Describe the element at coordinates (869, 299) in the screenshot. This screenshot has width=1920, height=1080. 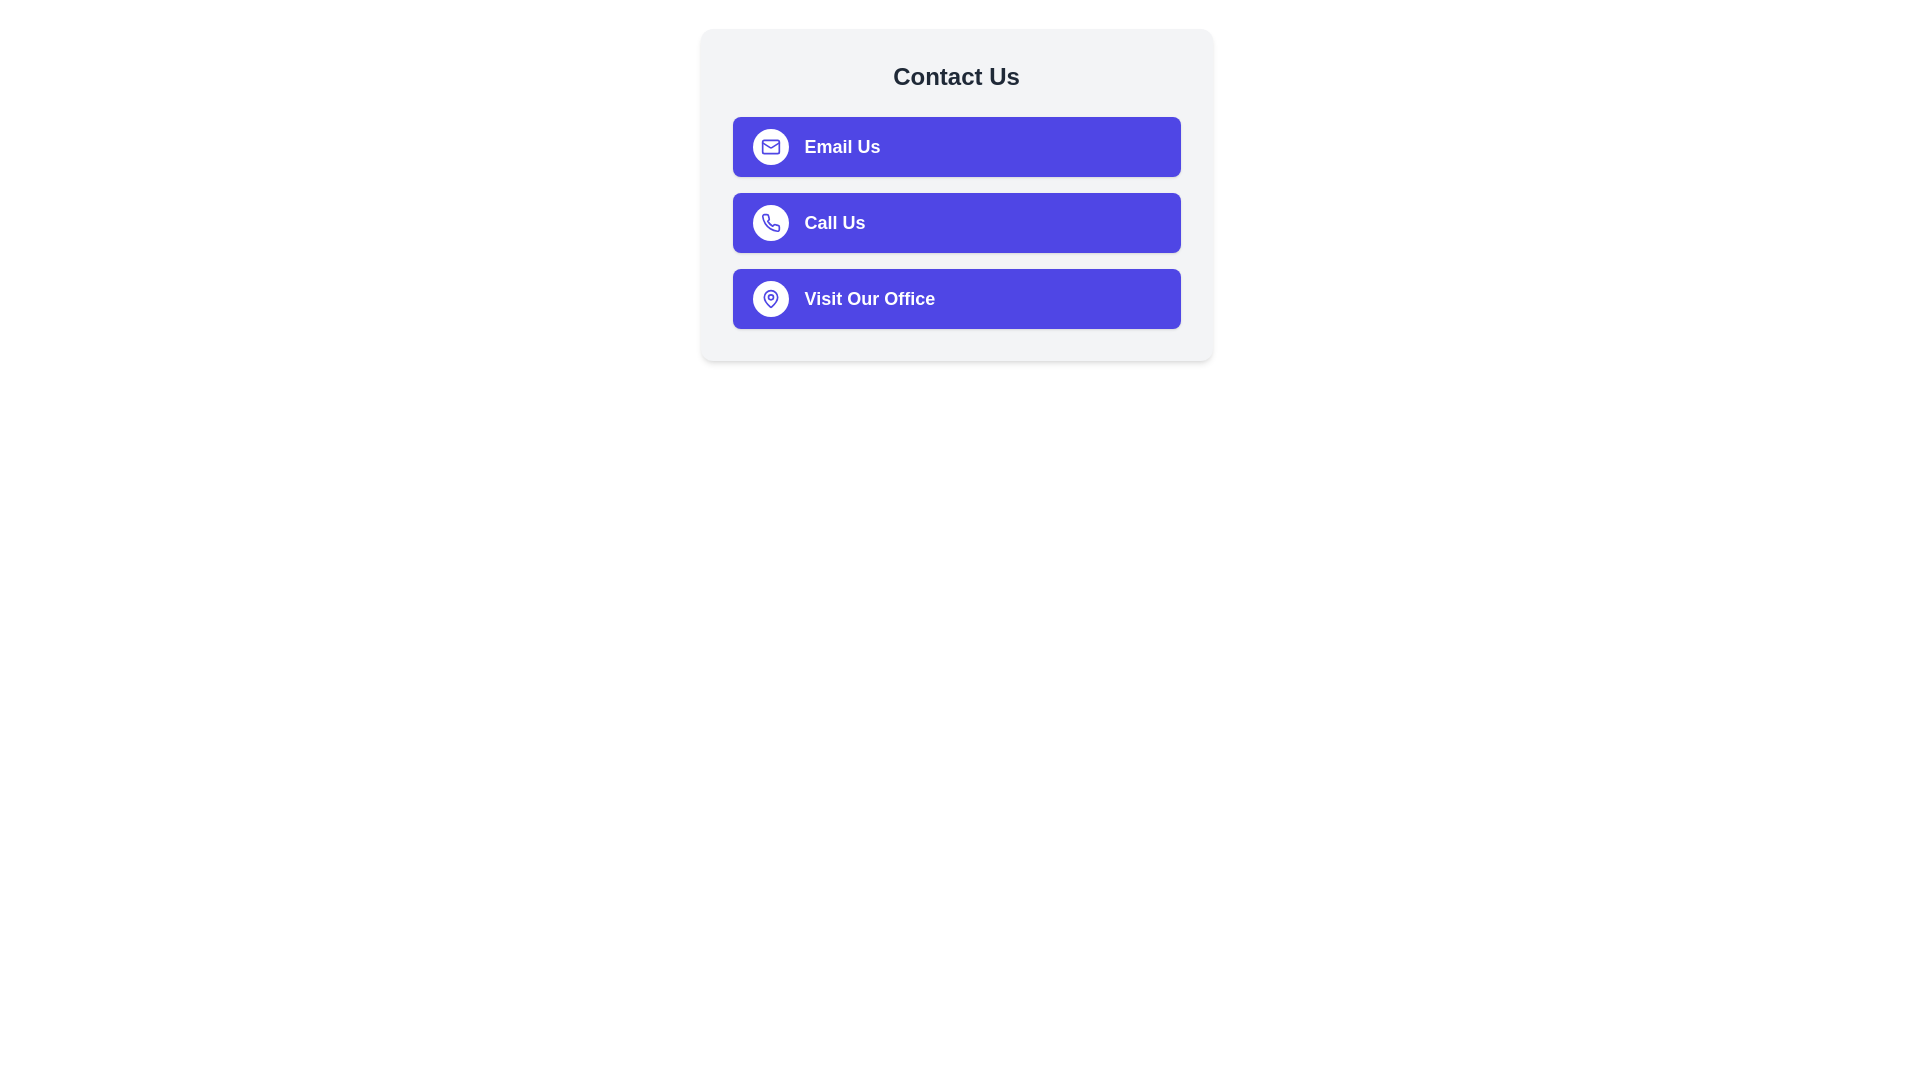
I see `text 'Visit Our Office' displayed on the blue button with rounded corners, which is the third button in a vertically aligned list on the 'Contact Us' card` at that location.